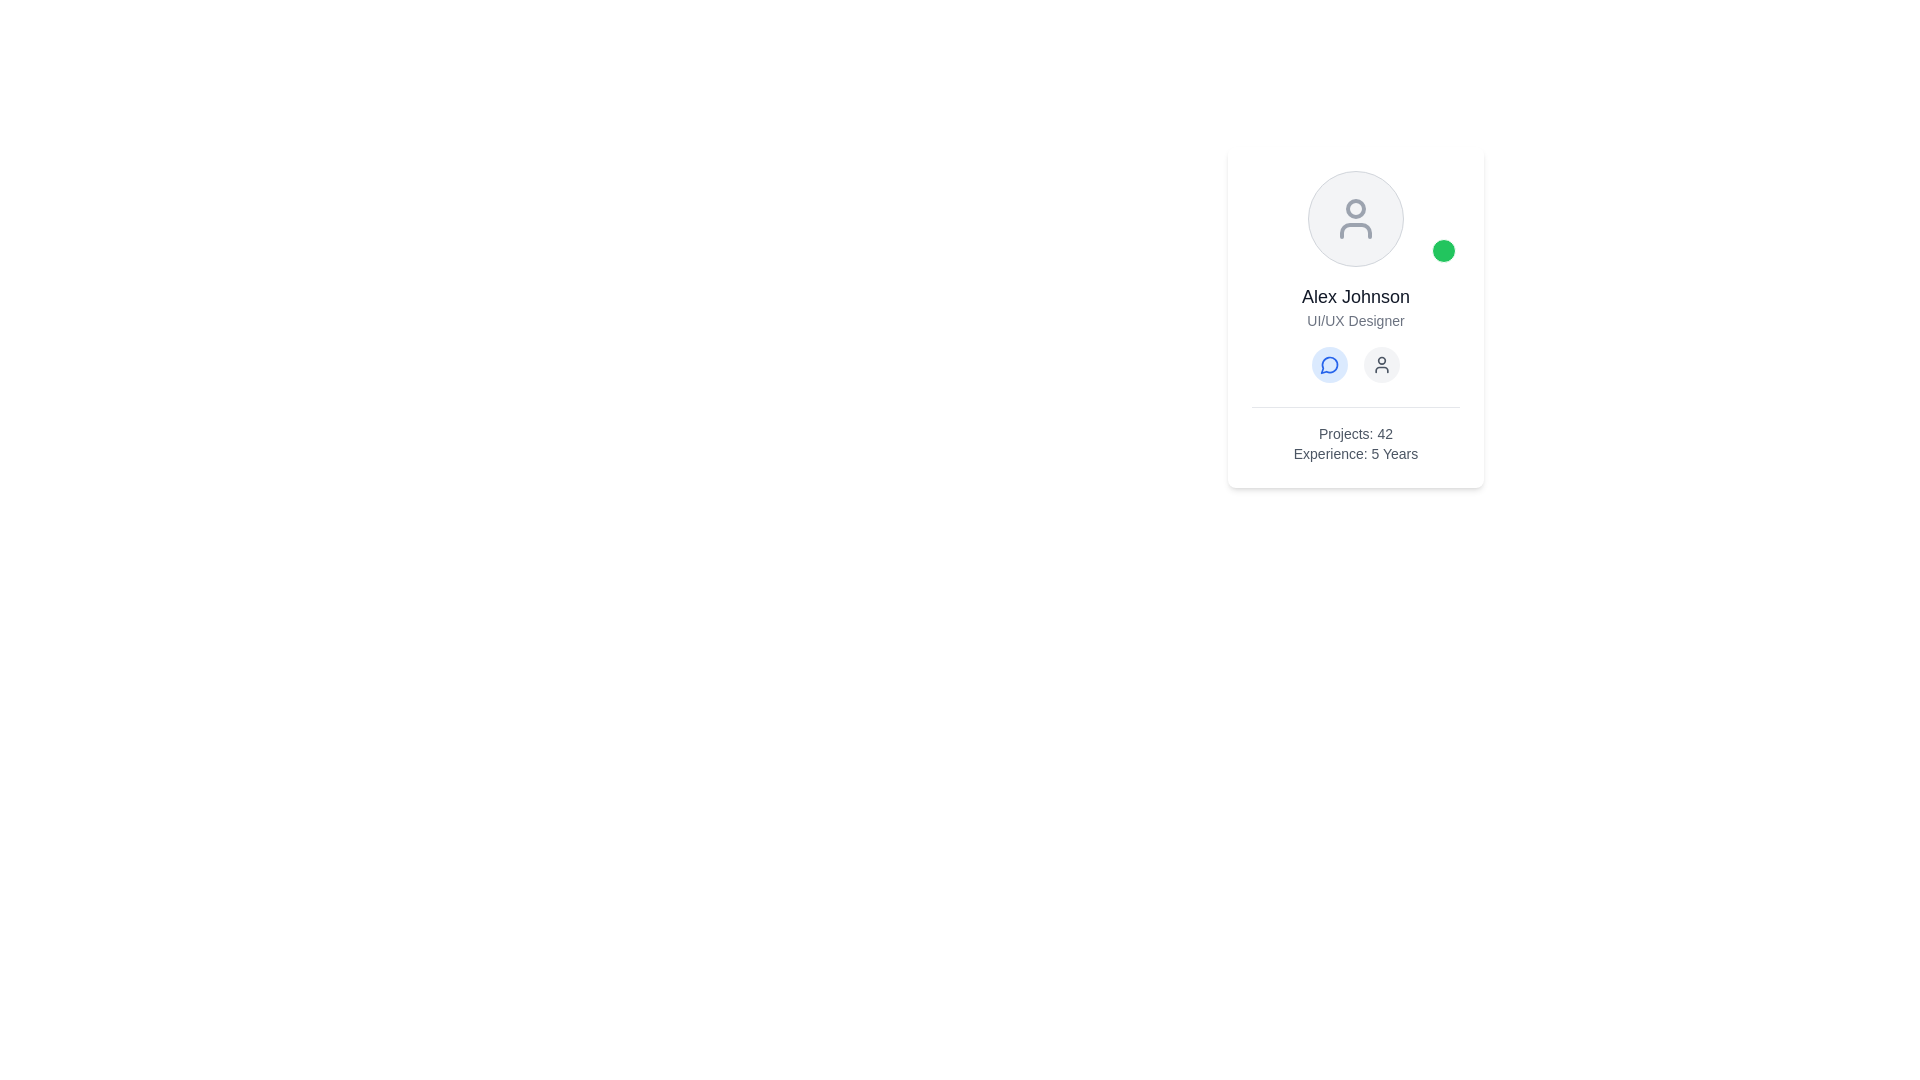 The image size is (1920, 1080). I want to click on the text label displaying 'UI/UX Designer' which is styled as a secondary descriptor located beneath 'Alex Johnson', so click(1356, 319).